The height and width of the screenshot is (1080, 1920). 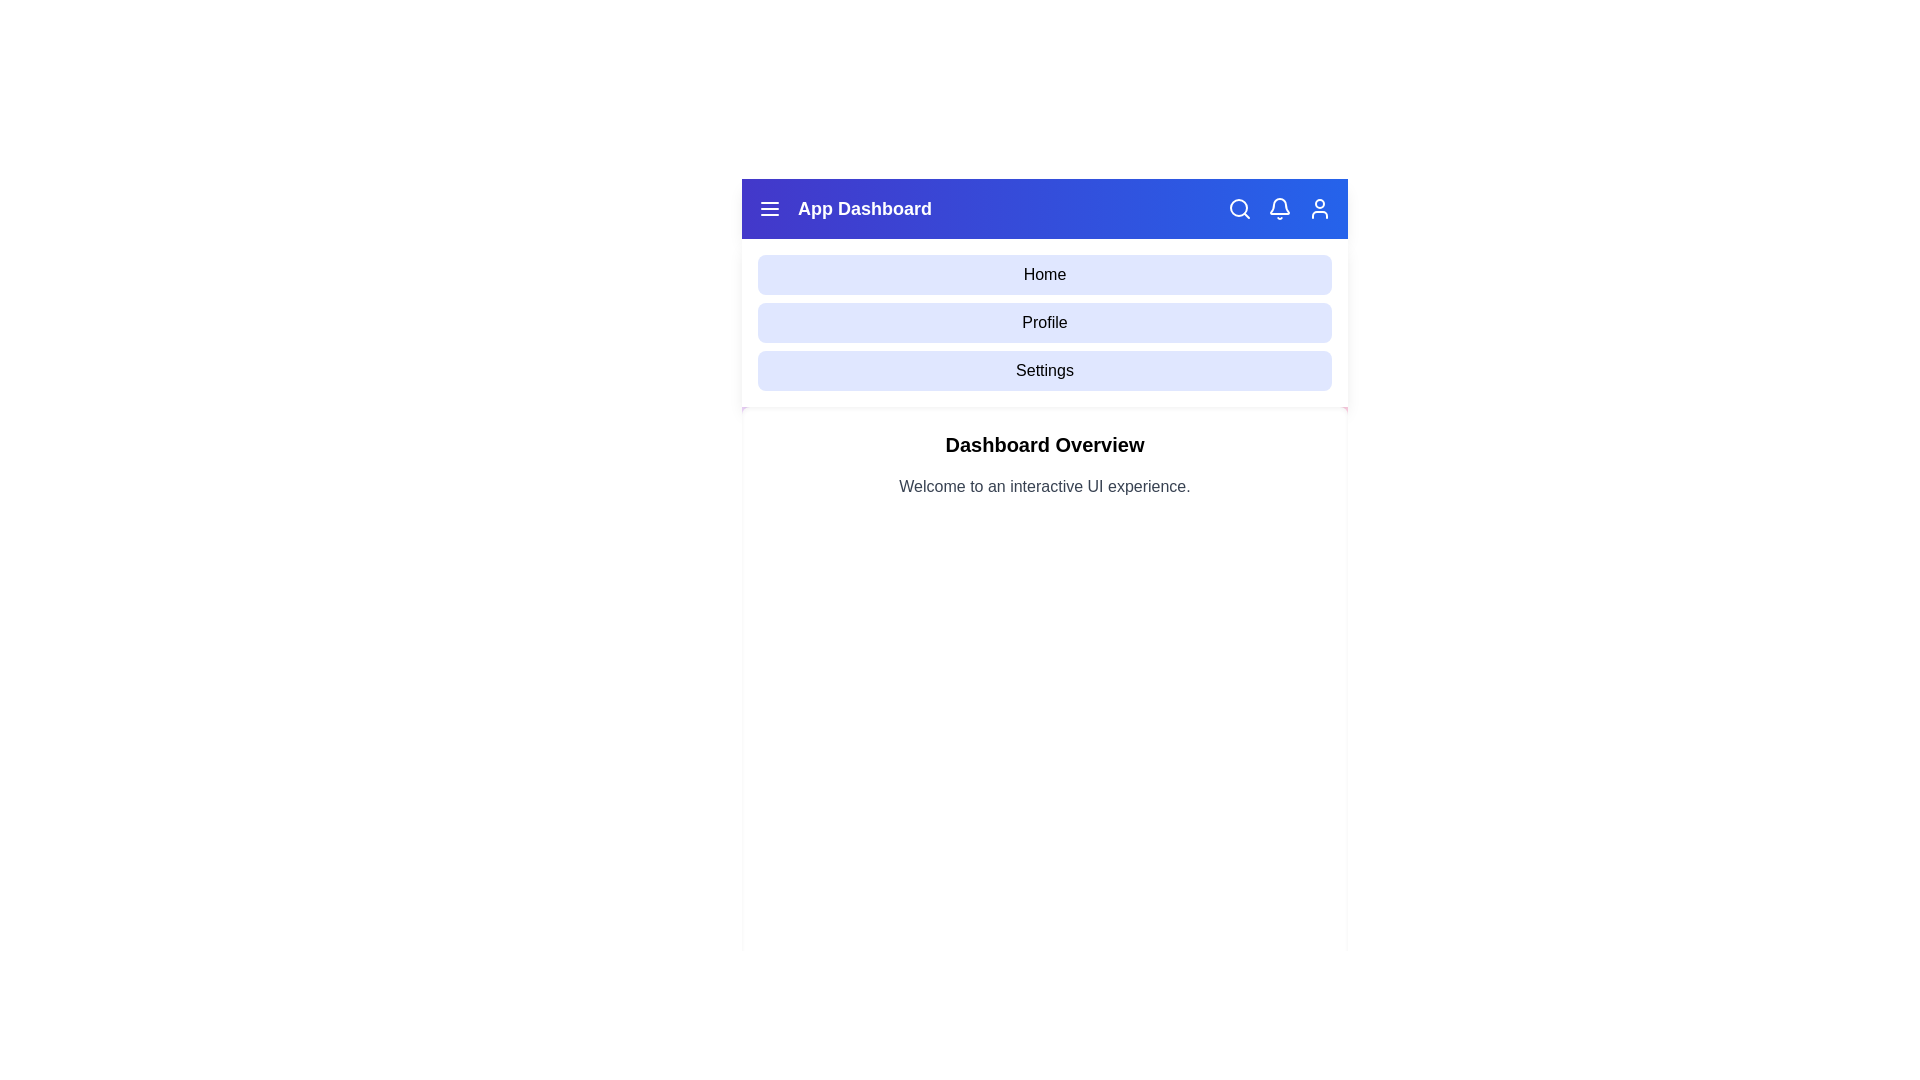 What do you see at coordinates (1238, 208) in the screenshot?
I see `the search icon in the app bar` at bounding box center [1238, 208].